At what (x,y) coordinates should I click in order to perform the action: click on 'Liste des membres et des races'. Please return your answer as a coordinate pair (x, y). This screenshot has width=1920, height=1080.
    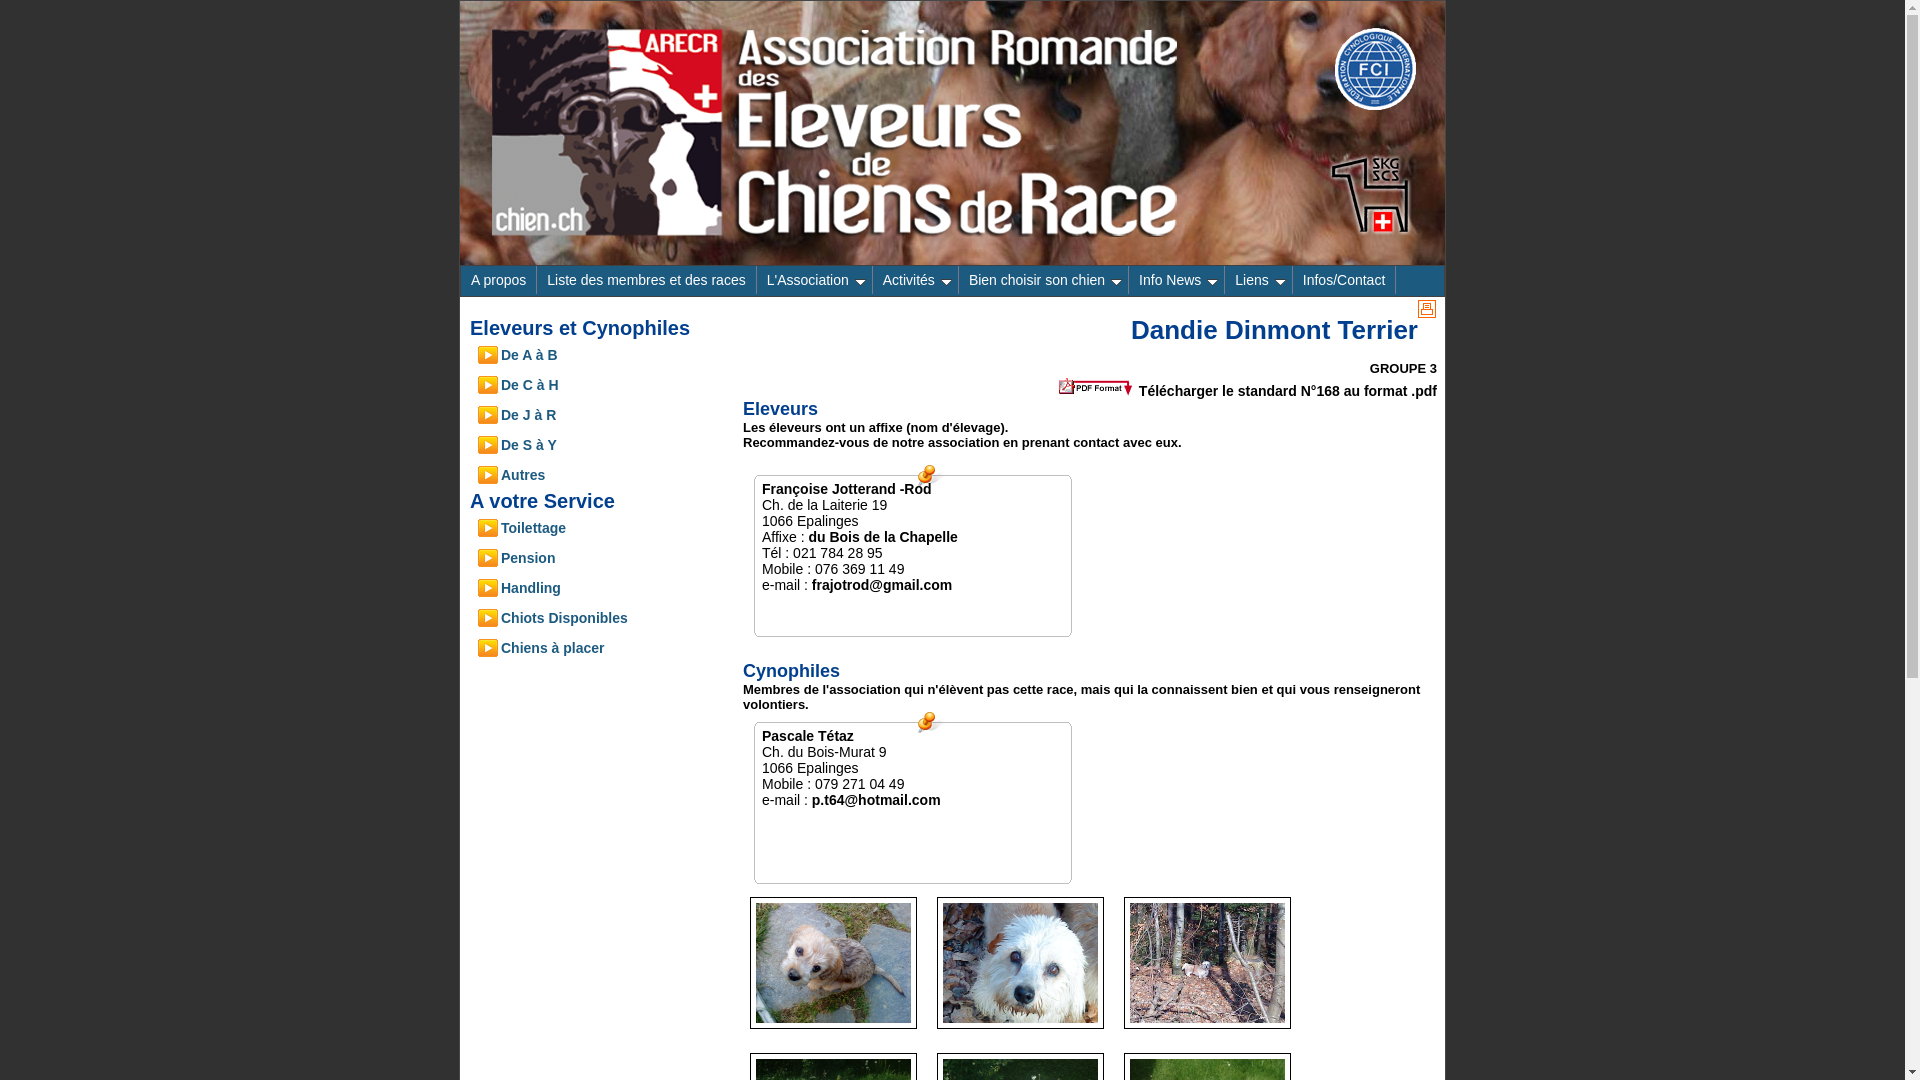
    Looking at the image, I should click on (537, 280).